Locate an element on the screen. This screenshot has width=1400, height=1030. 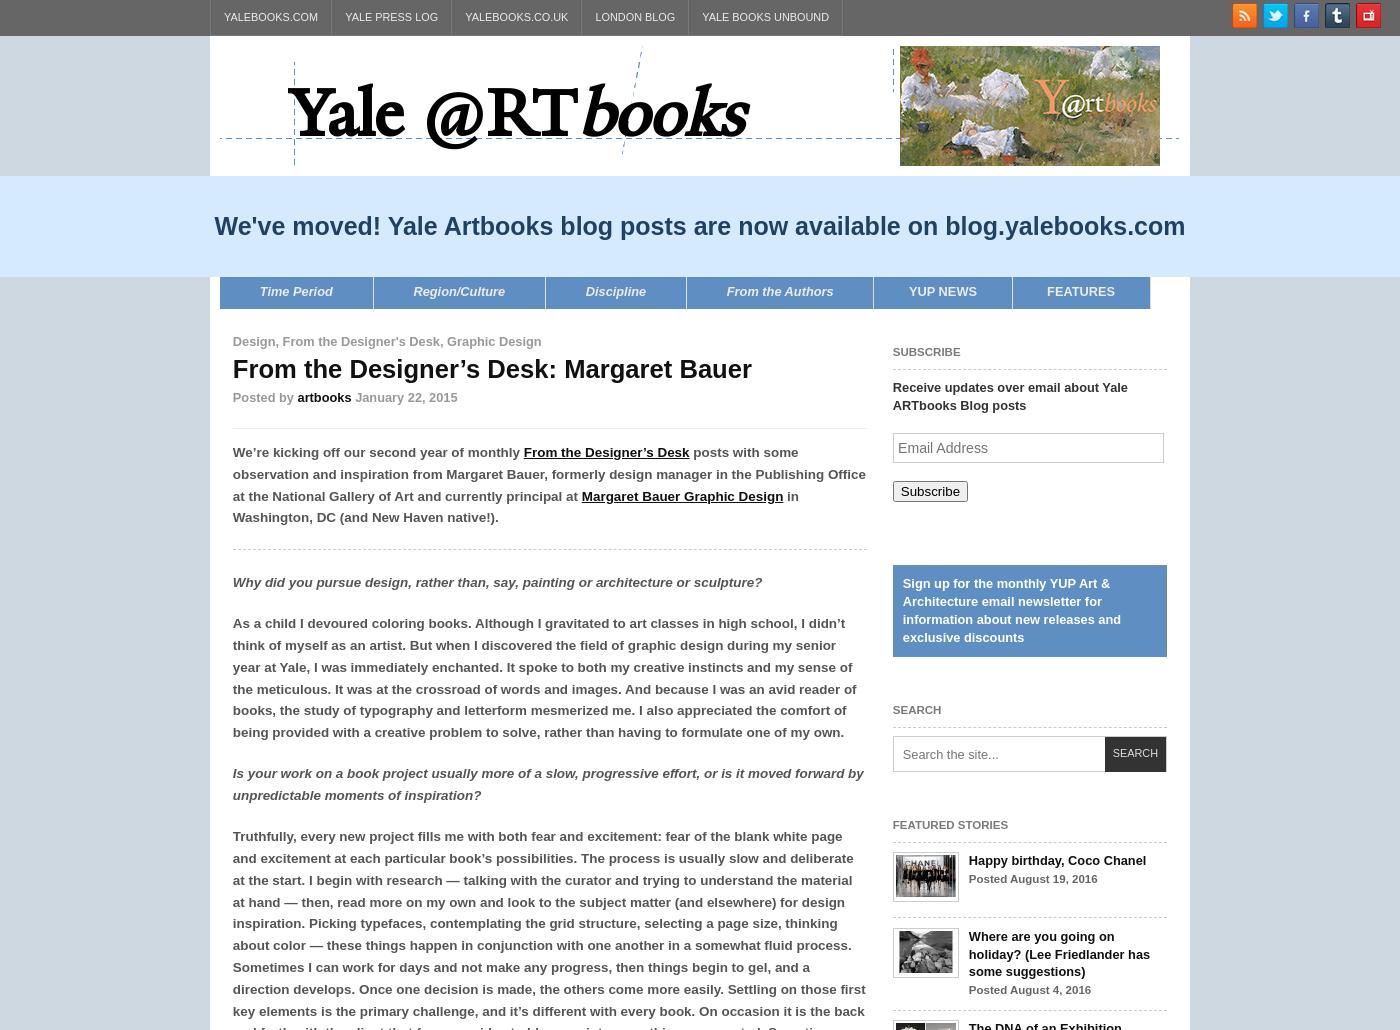
'Why did you pursue design, rather than, say, painting or architecture or sculpture?' is located at coordinates (497, 582).